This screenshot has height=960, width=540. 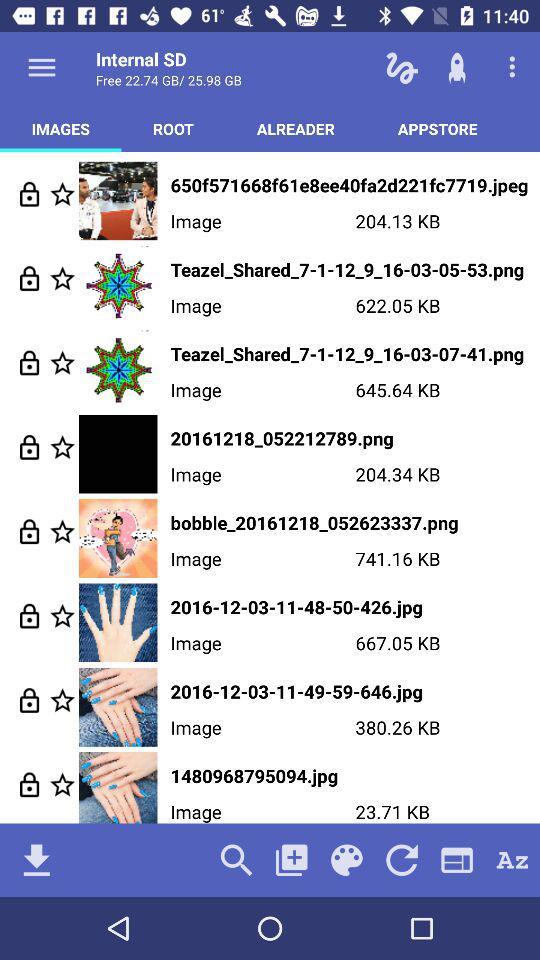 I want to click on lock an image, so click(x=28, y=447).